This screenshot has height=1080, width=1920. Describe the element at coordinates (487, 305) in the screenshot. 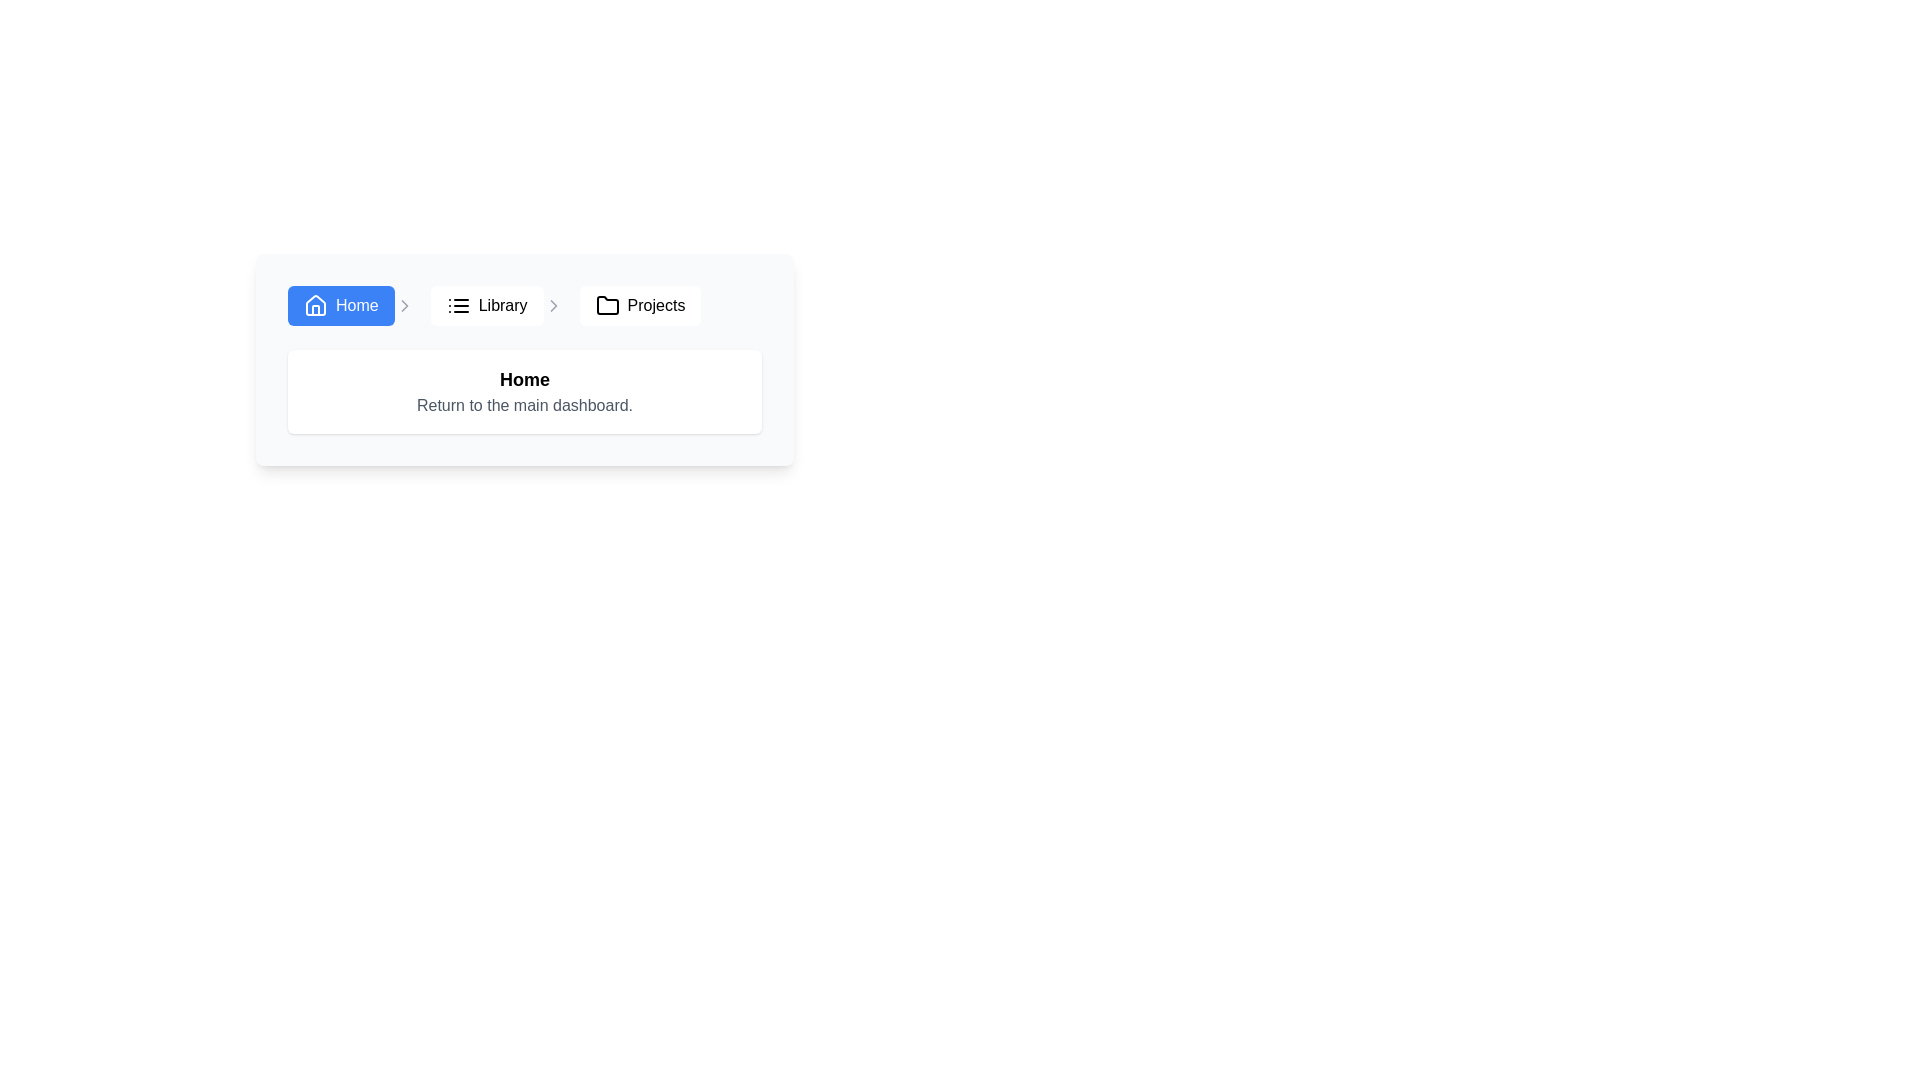

I see `the navigational button located in the top section of the interface, between the 'Home' and 'Projects' buttons` at that location.